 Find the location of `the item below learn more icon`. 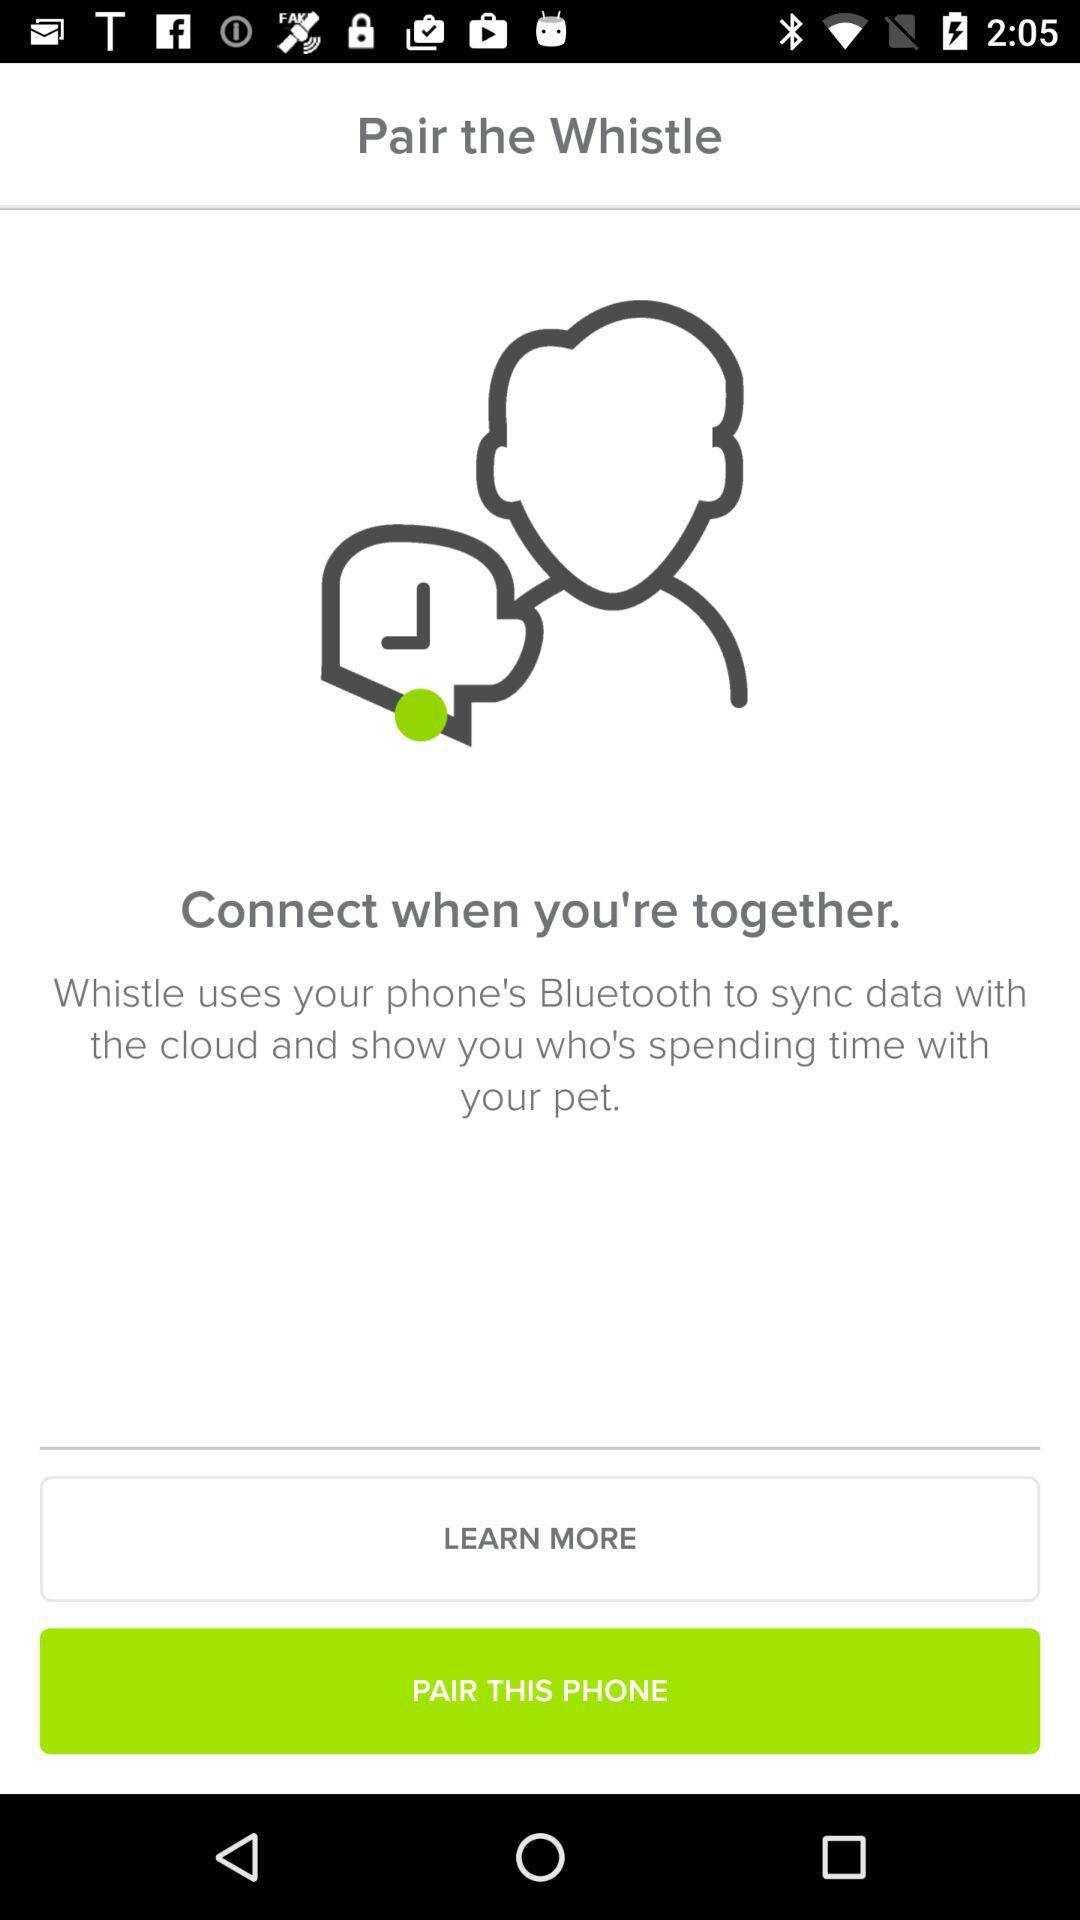

the item below learn more icon is located at coordinates (540, 1690).